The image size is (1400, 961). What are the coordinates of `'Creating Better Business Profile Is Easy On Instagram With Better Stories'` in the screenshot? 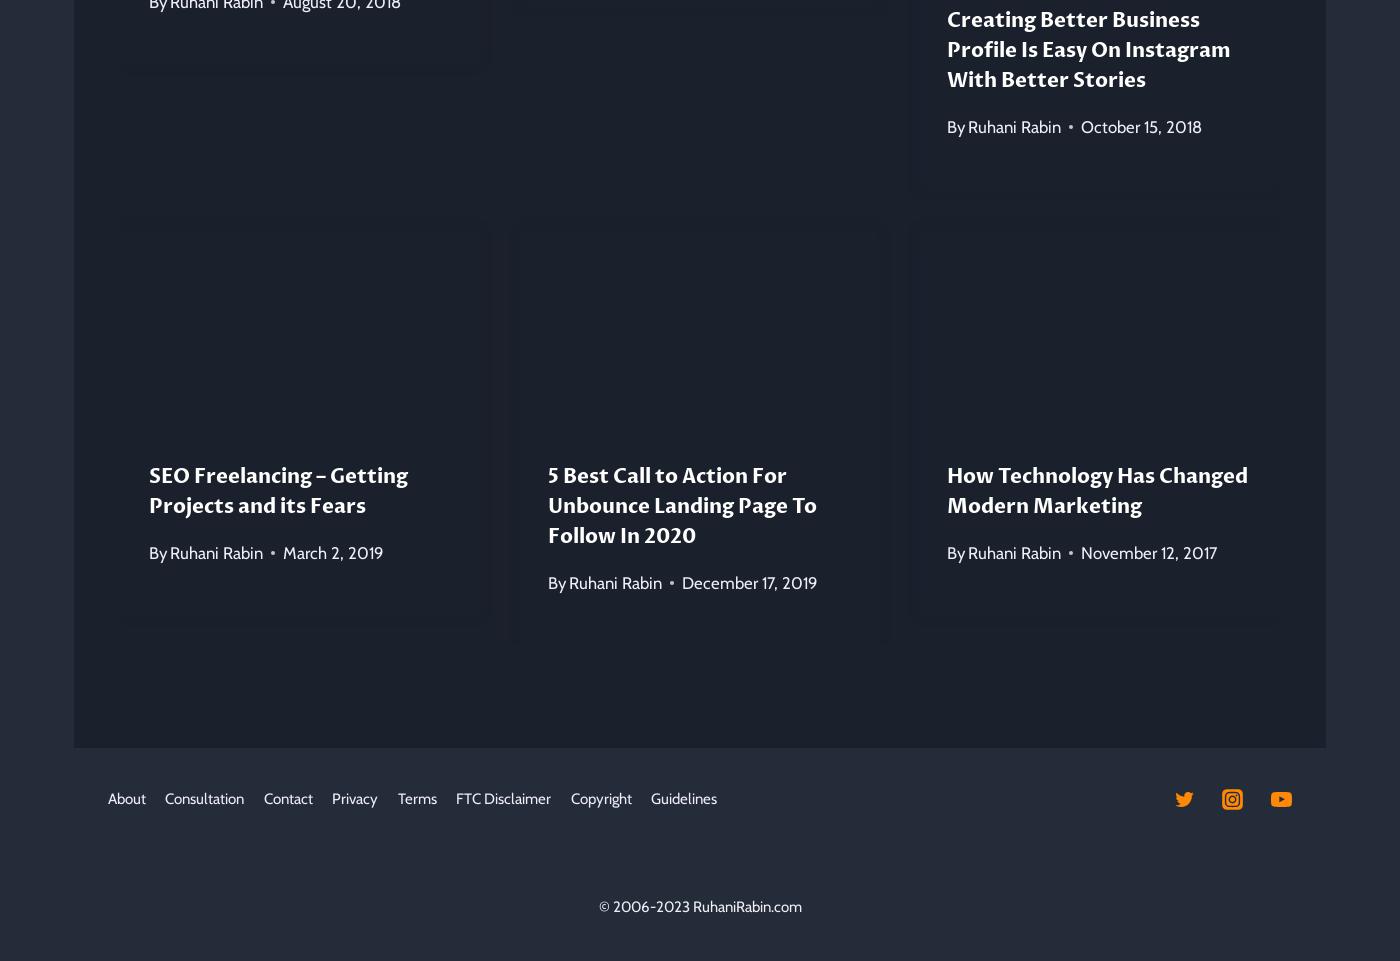 It's located at (1087, 49).